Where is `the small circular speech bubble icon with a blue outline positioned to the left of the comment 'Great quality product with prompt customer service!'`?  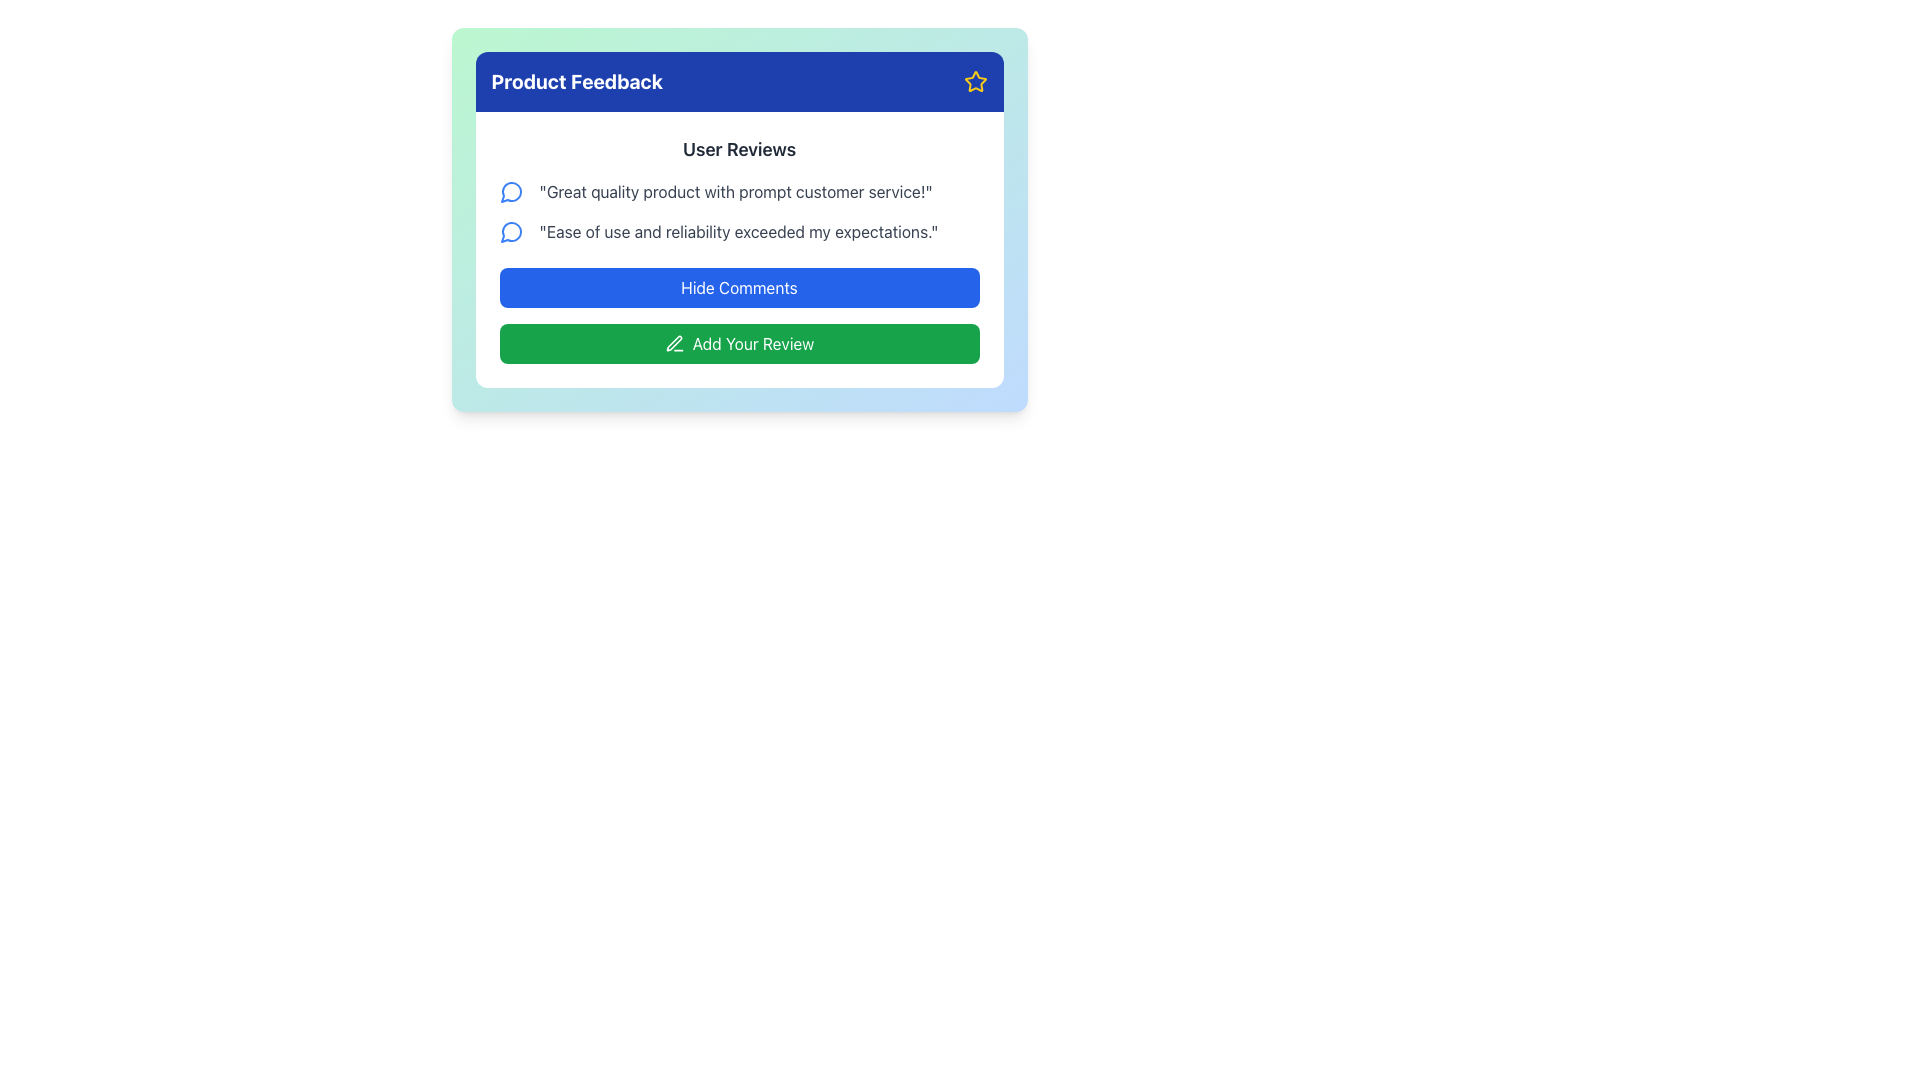
the small circular speech bubble icon with a blue outline positioned to the left of the comment 'Great quality product with prompt customer service!' is located at coordinates (511, 192).